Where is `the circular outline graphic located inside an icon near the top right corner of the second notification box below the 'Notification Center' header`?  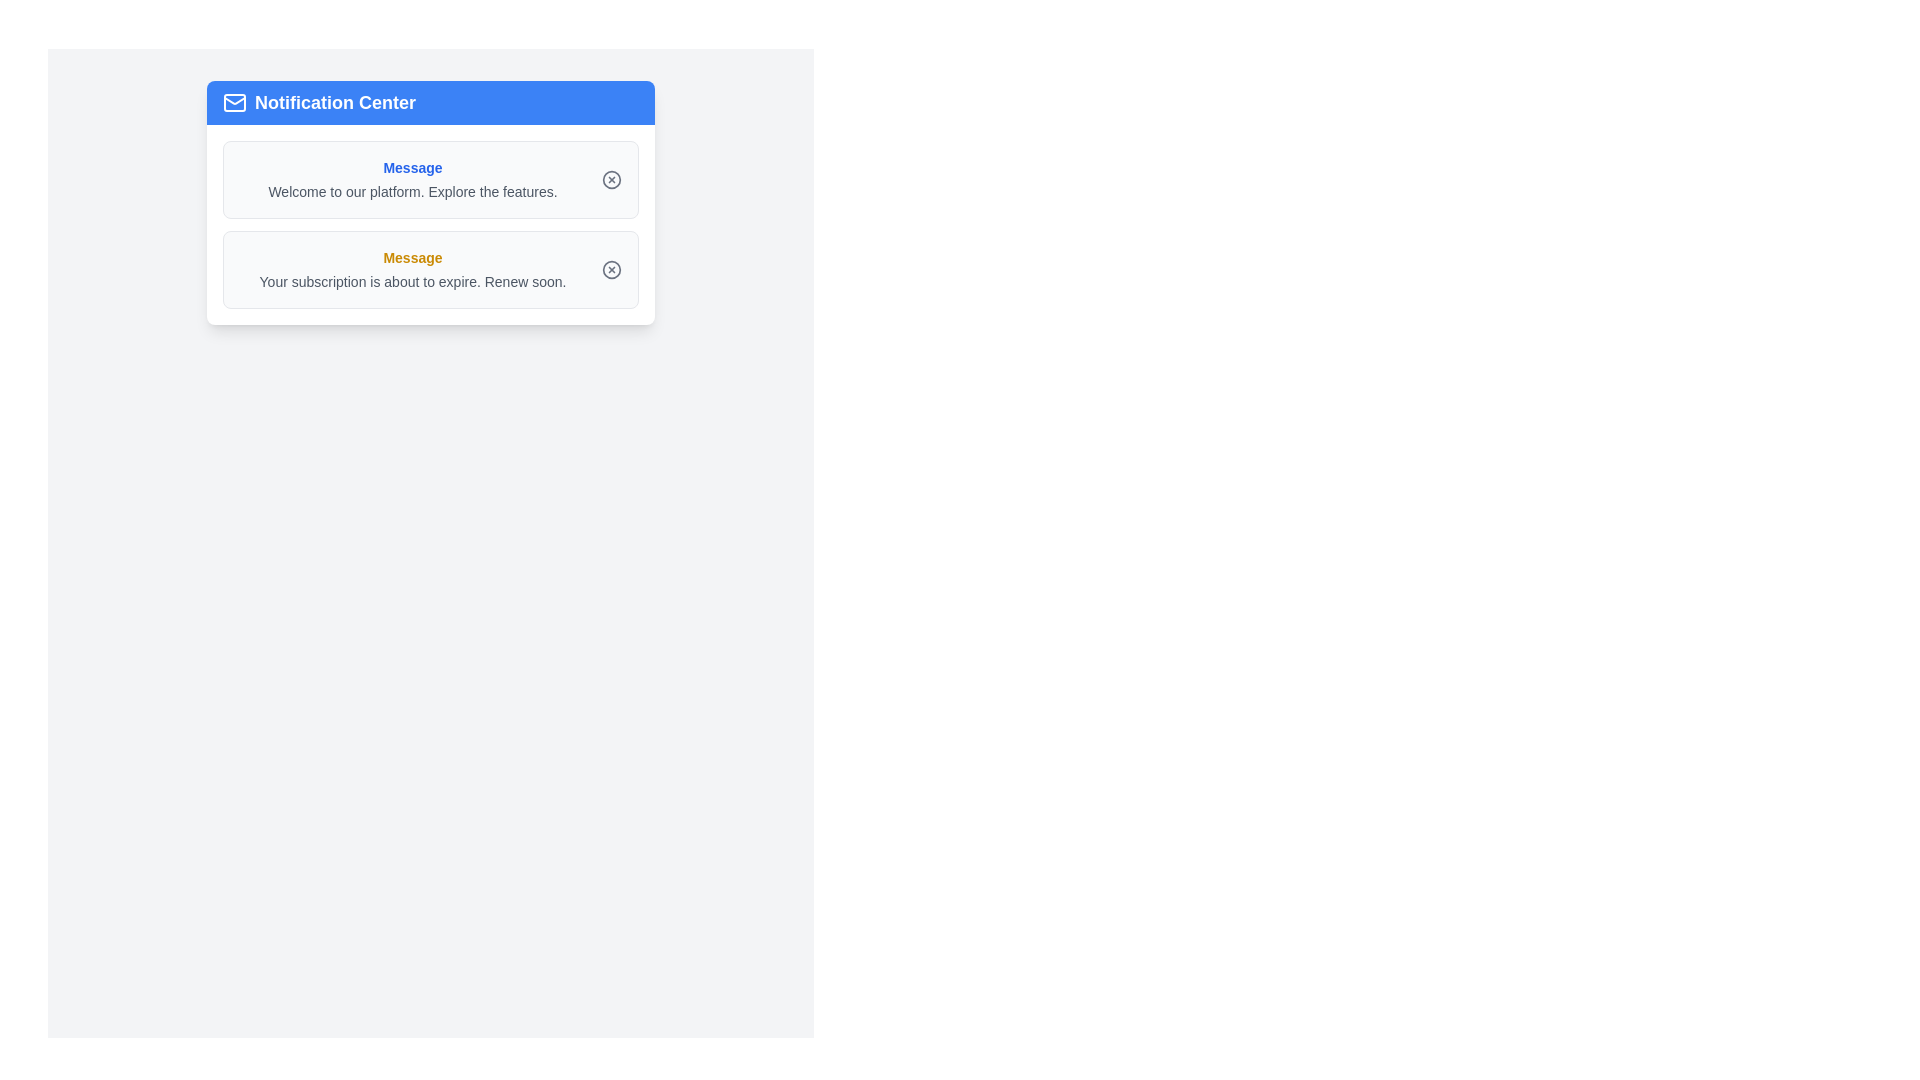 the circular outline graphic located inside an icon near the top right corner of the second notification box below the 'Notification Center' header is located at coordinates (610, 270).